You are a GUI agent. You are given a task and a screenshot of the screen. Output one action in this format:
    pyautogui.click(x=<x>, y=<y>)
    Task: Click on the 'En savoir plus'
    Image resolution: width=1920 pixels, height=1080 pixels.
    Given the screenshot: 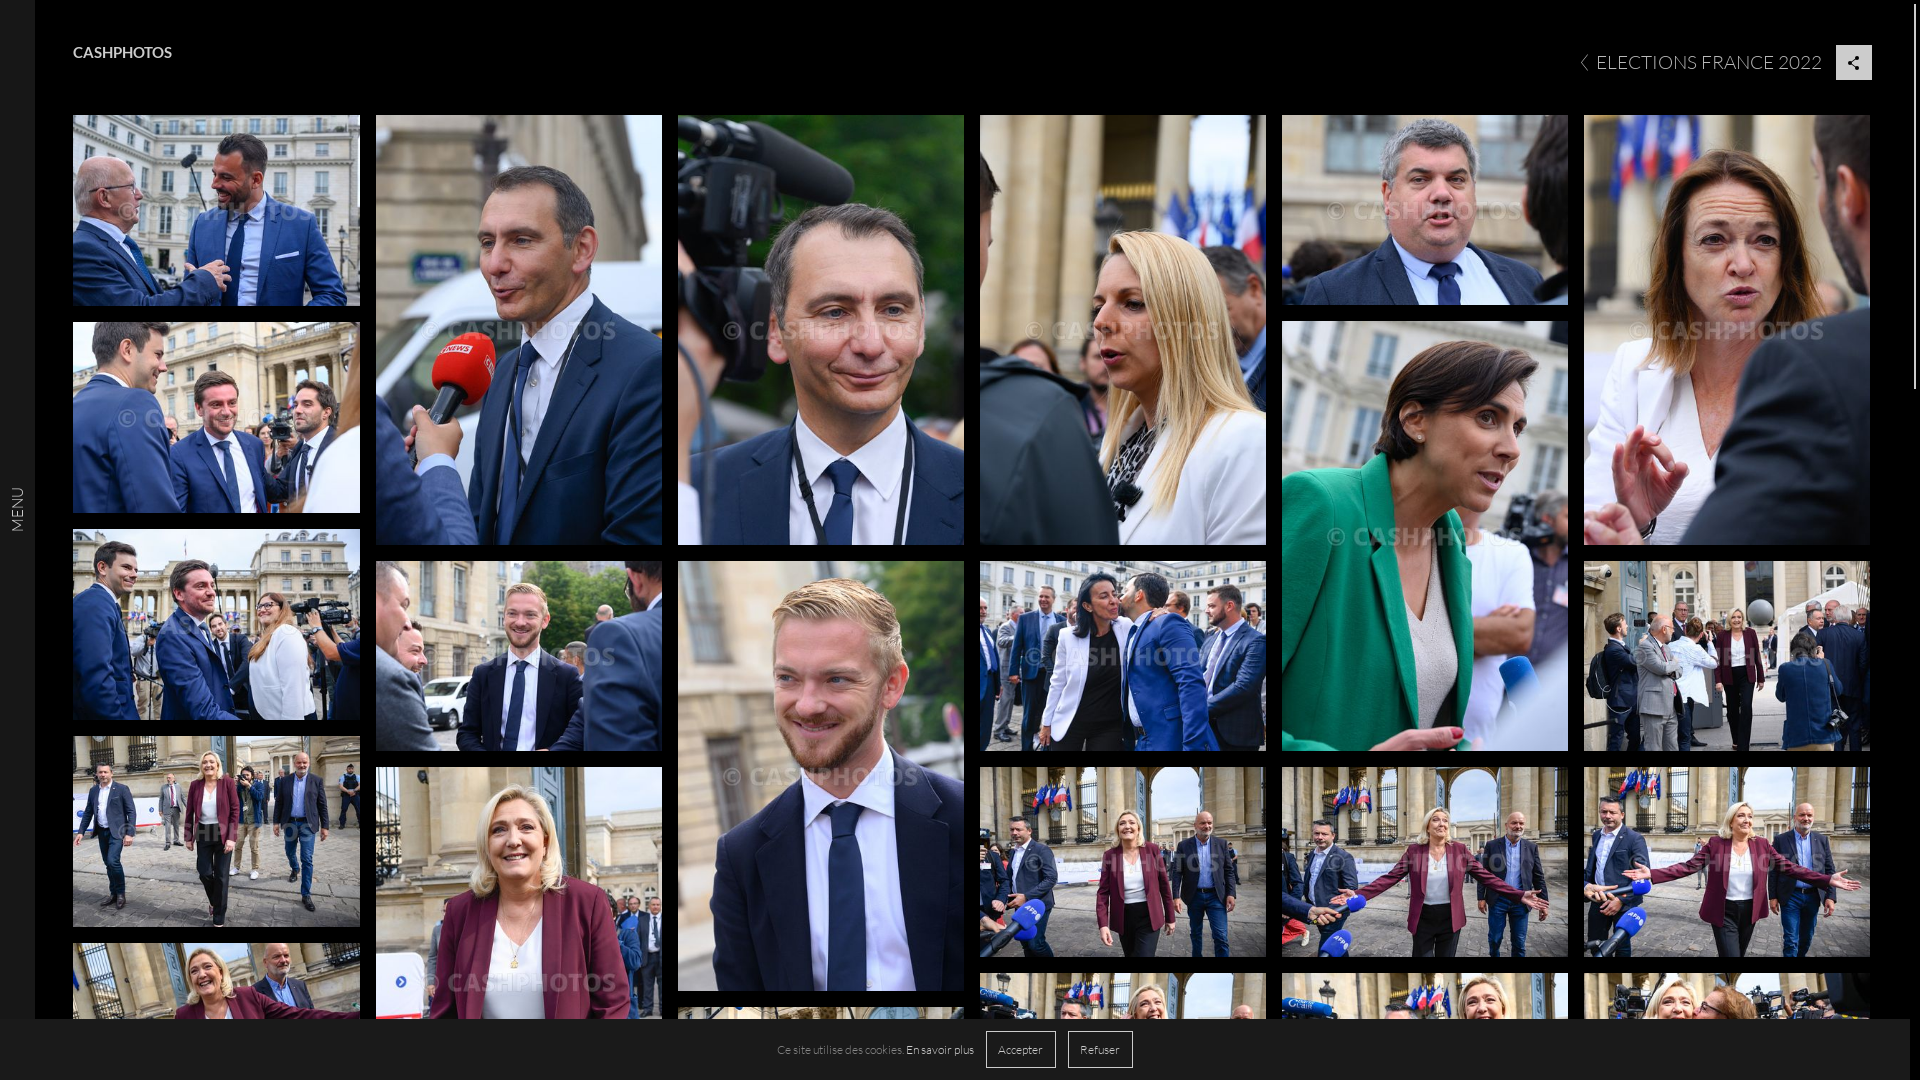 What is the action you would take?
    pyautogui.click(x=939, y=1048)
    